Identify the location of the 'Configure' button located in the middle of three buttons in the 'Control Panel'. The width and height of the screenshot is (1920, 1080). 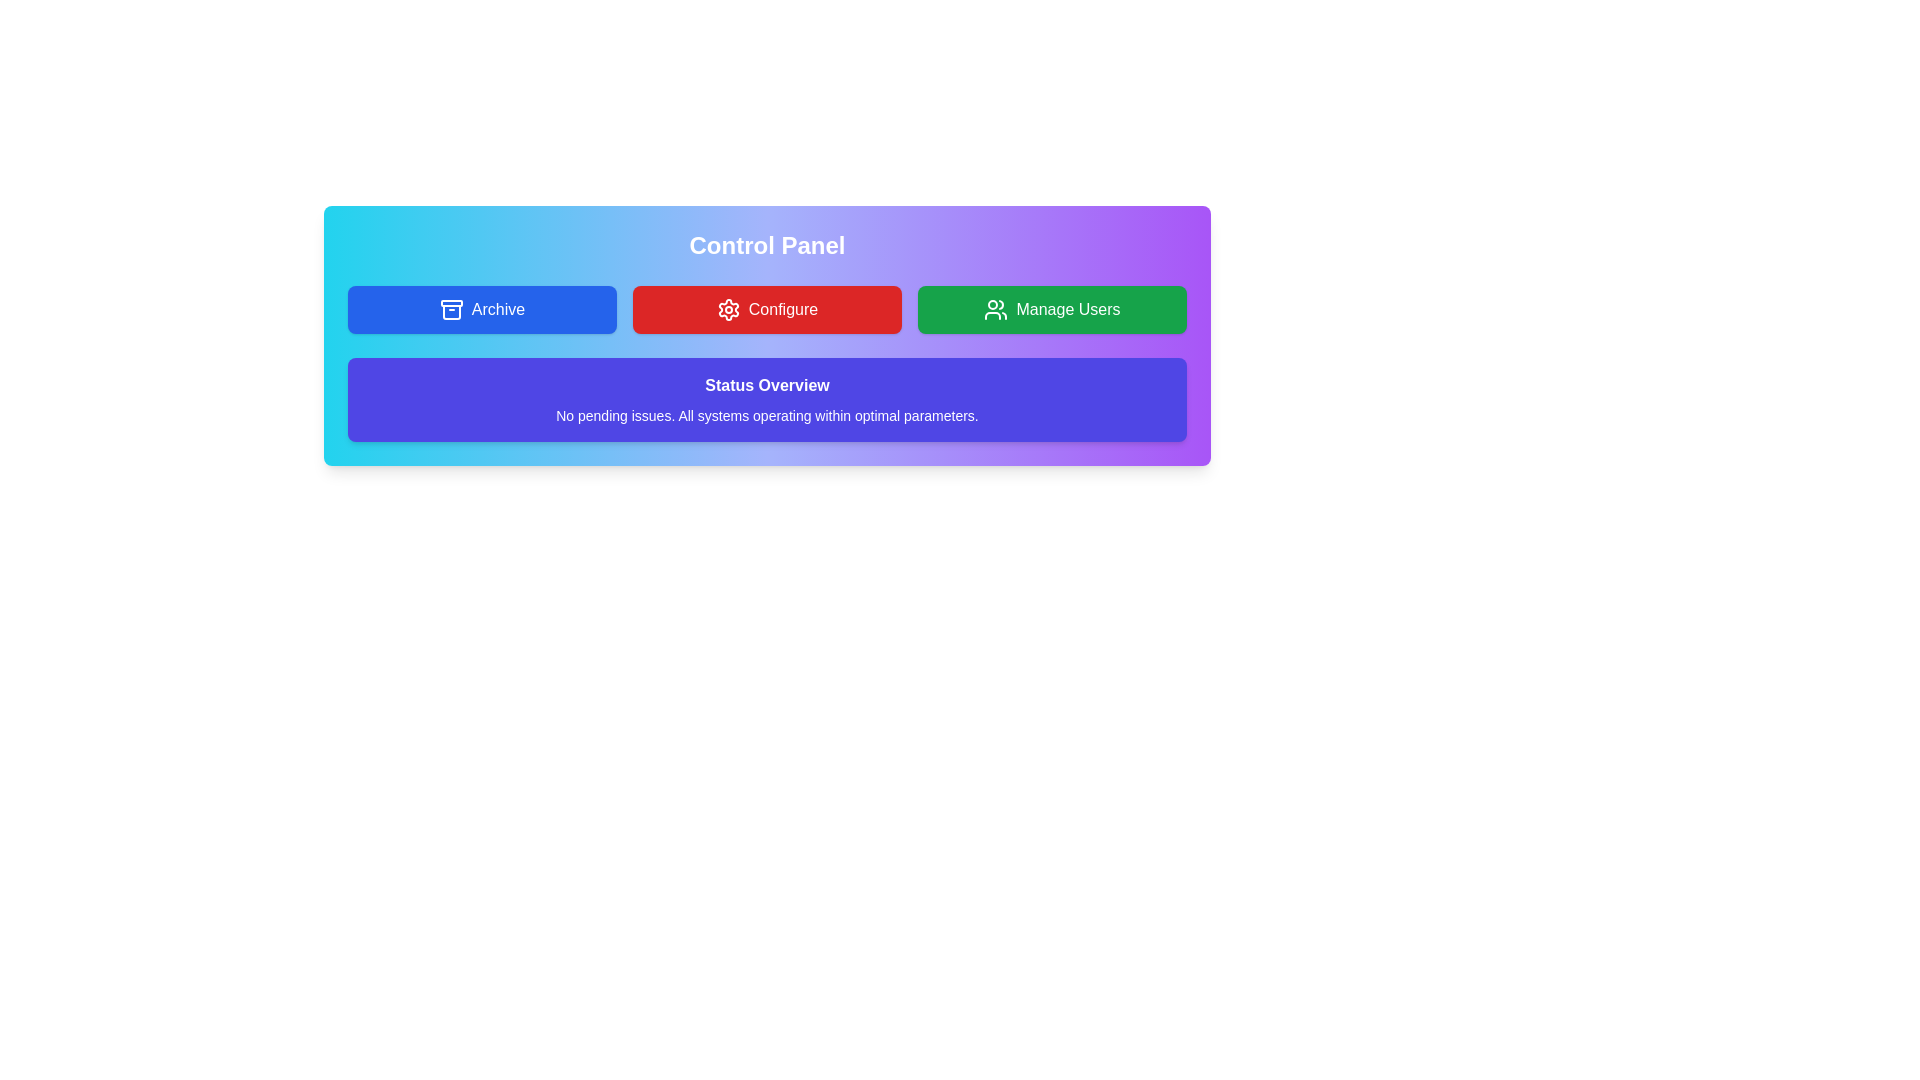
(766, 309).